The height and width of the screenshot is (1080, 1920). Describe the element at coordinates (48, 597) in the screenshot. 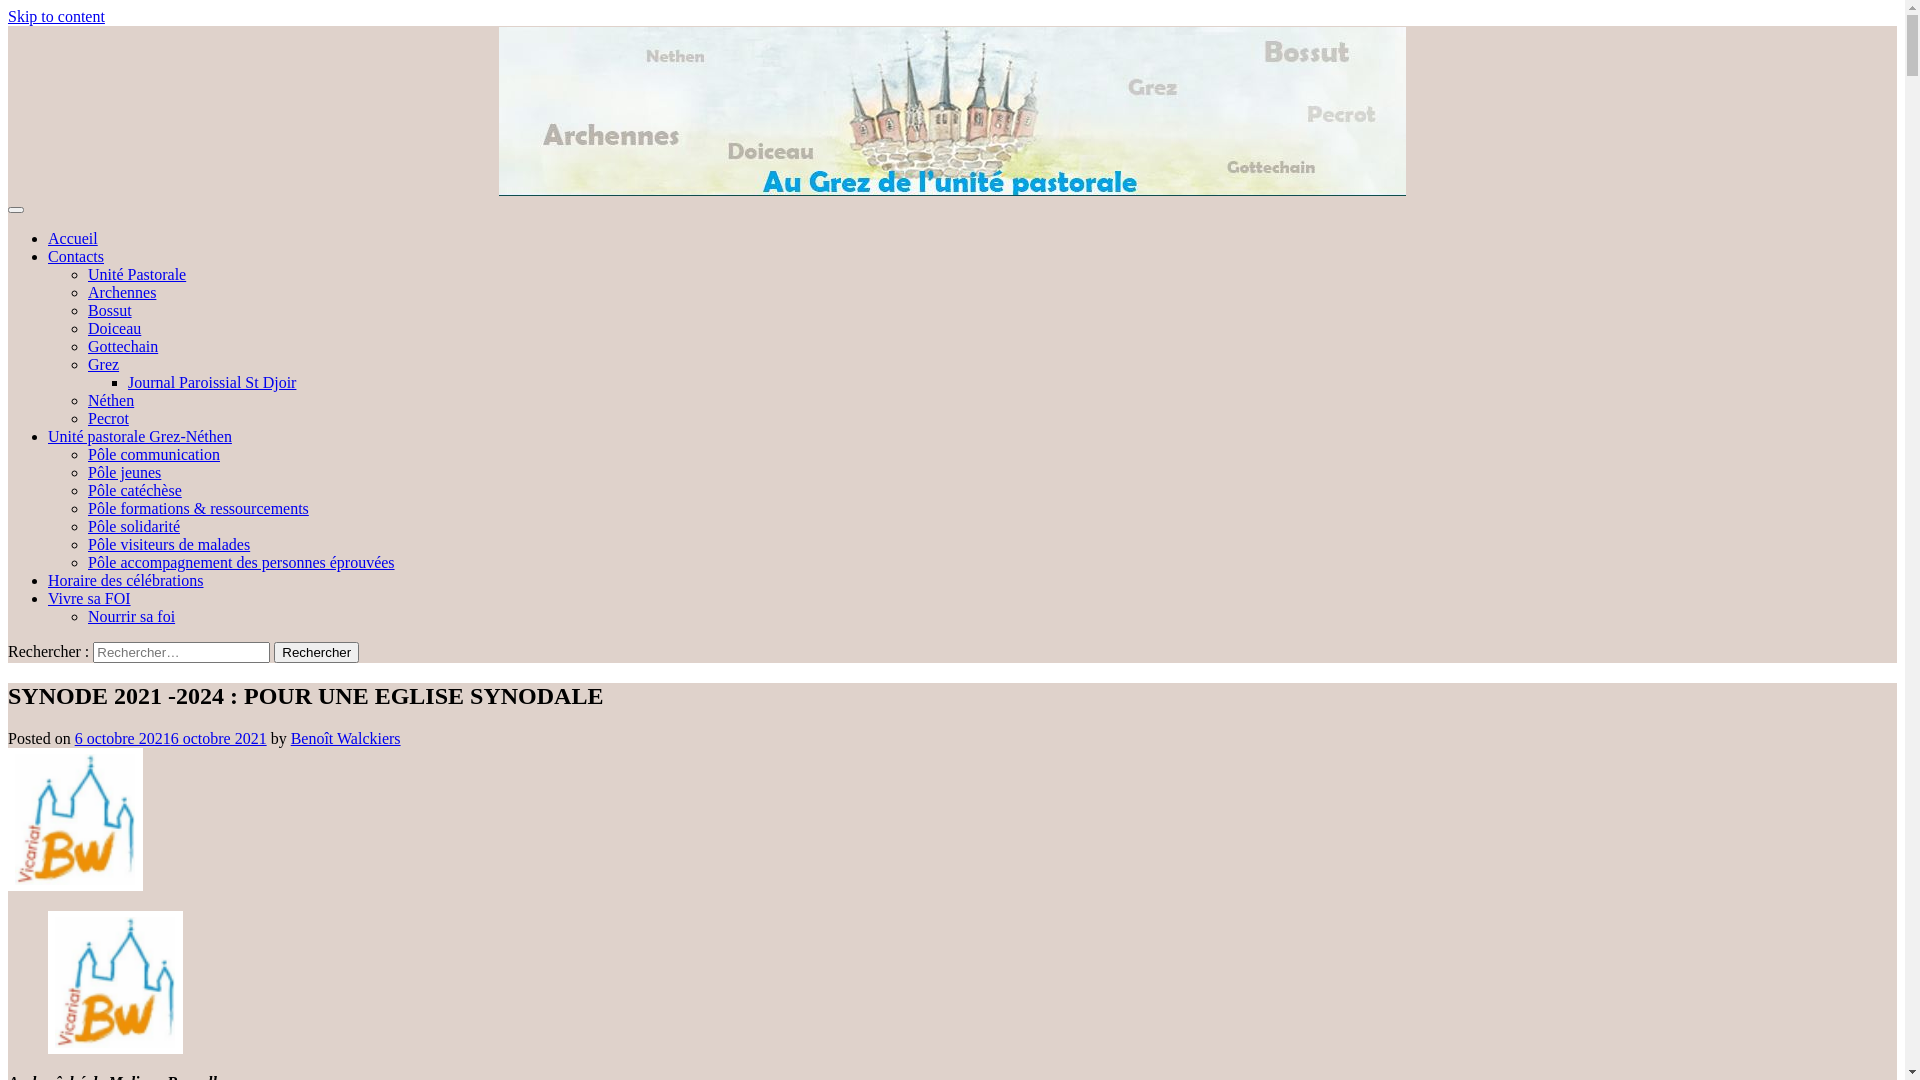

I see `'Vivre sa FOI'` at that location.